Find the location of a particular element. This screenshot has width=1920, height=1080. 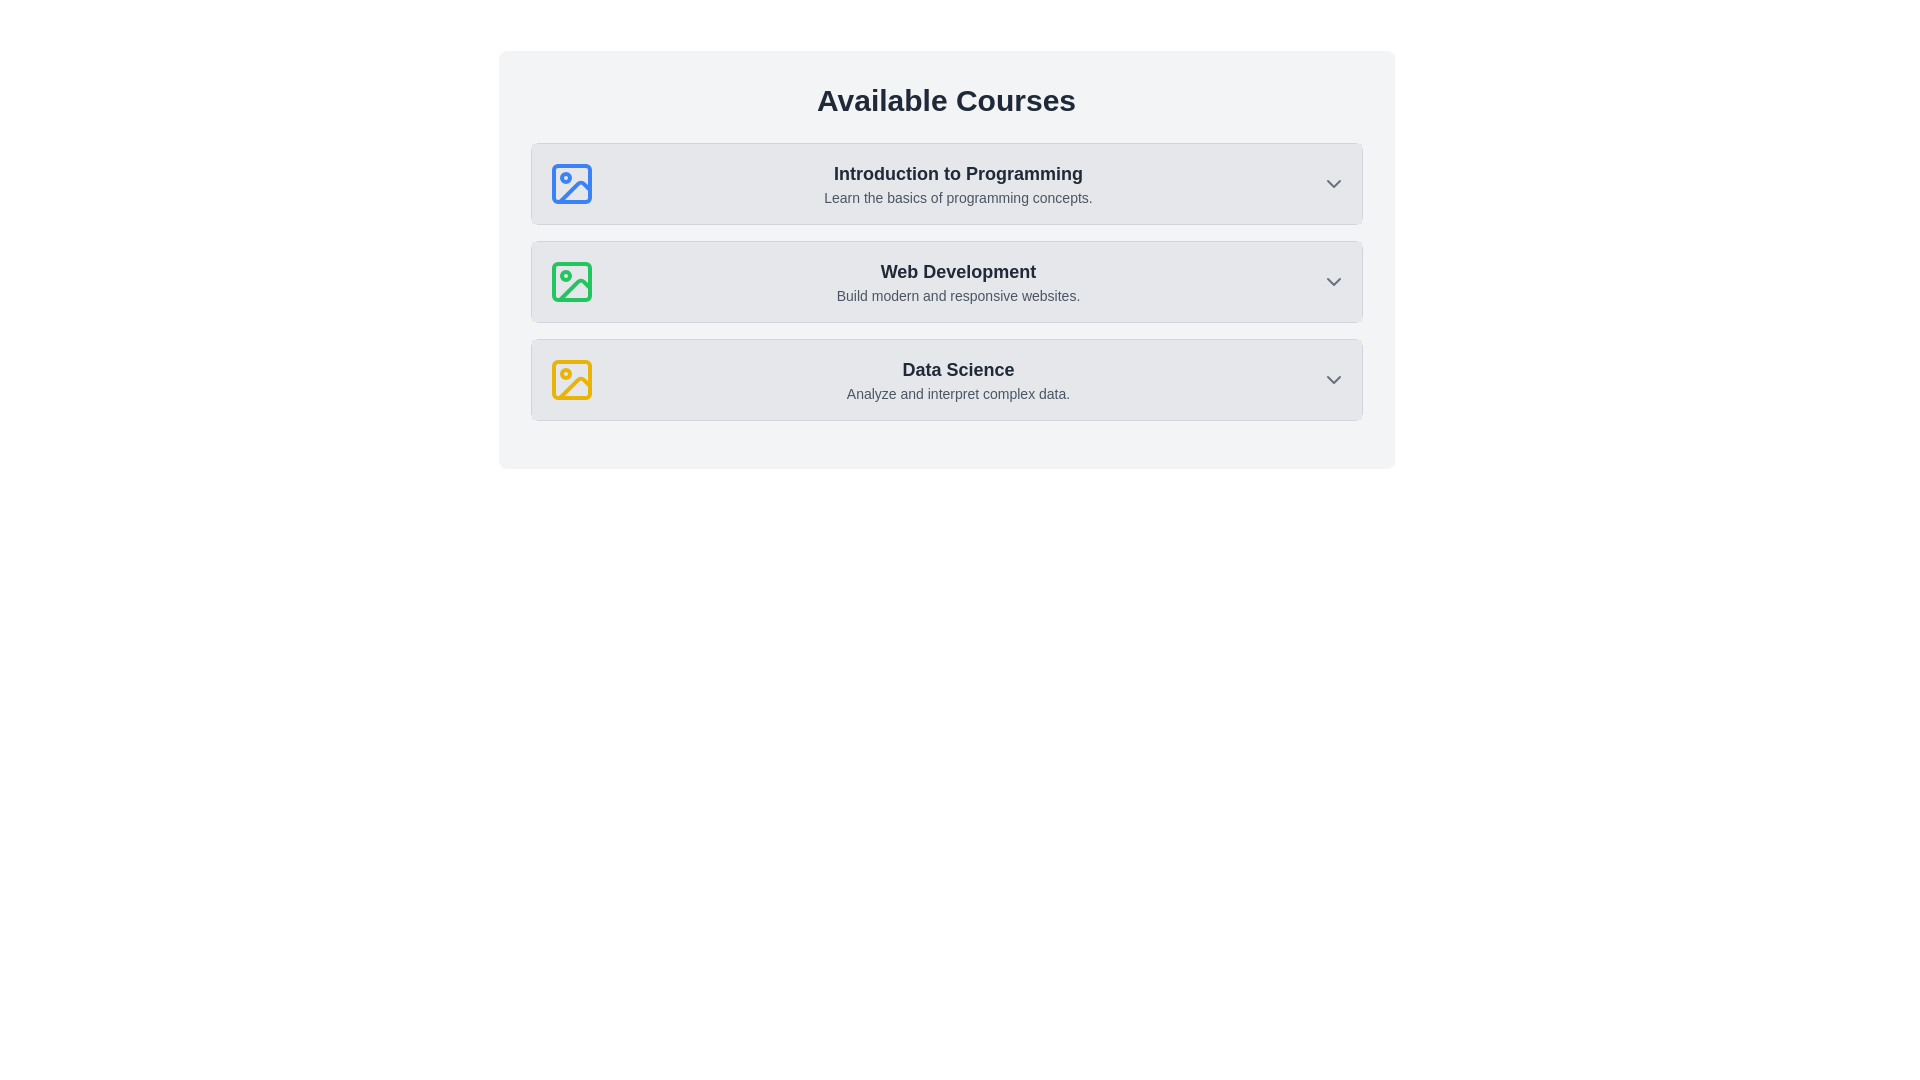

static text element that displays 'Learn the basics of programming concepts.' located beneath the title 'Introduction to Programming' is located at coordinates (957, 197).